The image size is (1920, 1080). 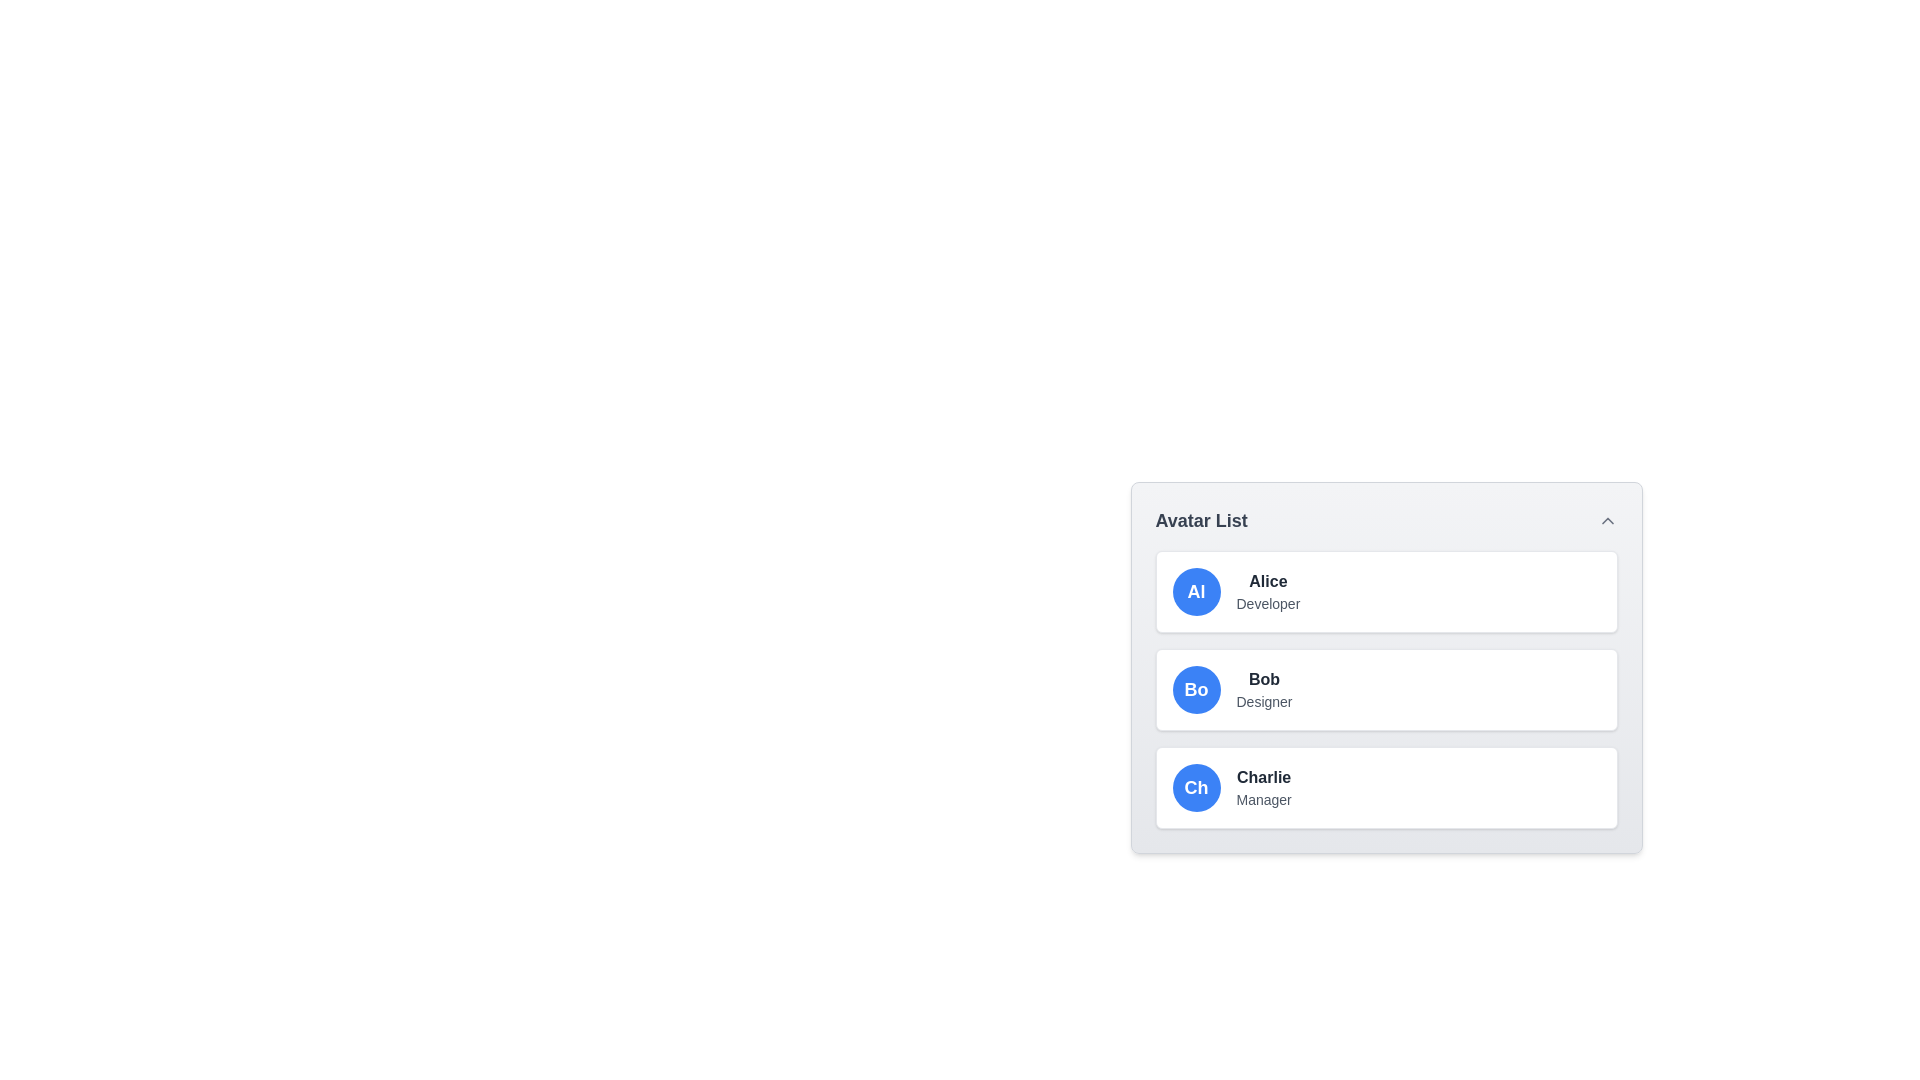 I want to click on the second item in the list that displays information about a person or entity, which includes a name and a role, so click(x=1385, y=725).